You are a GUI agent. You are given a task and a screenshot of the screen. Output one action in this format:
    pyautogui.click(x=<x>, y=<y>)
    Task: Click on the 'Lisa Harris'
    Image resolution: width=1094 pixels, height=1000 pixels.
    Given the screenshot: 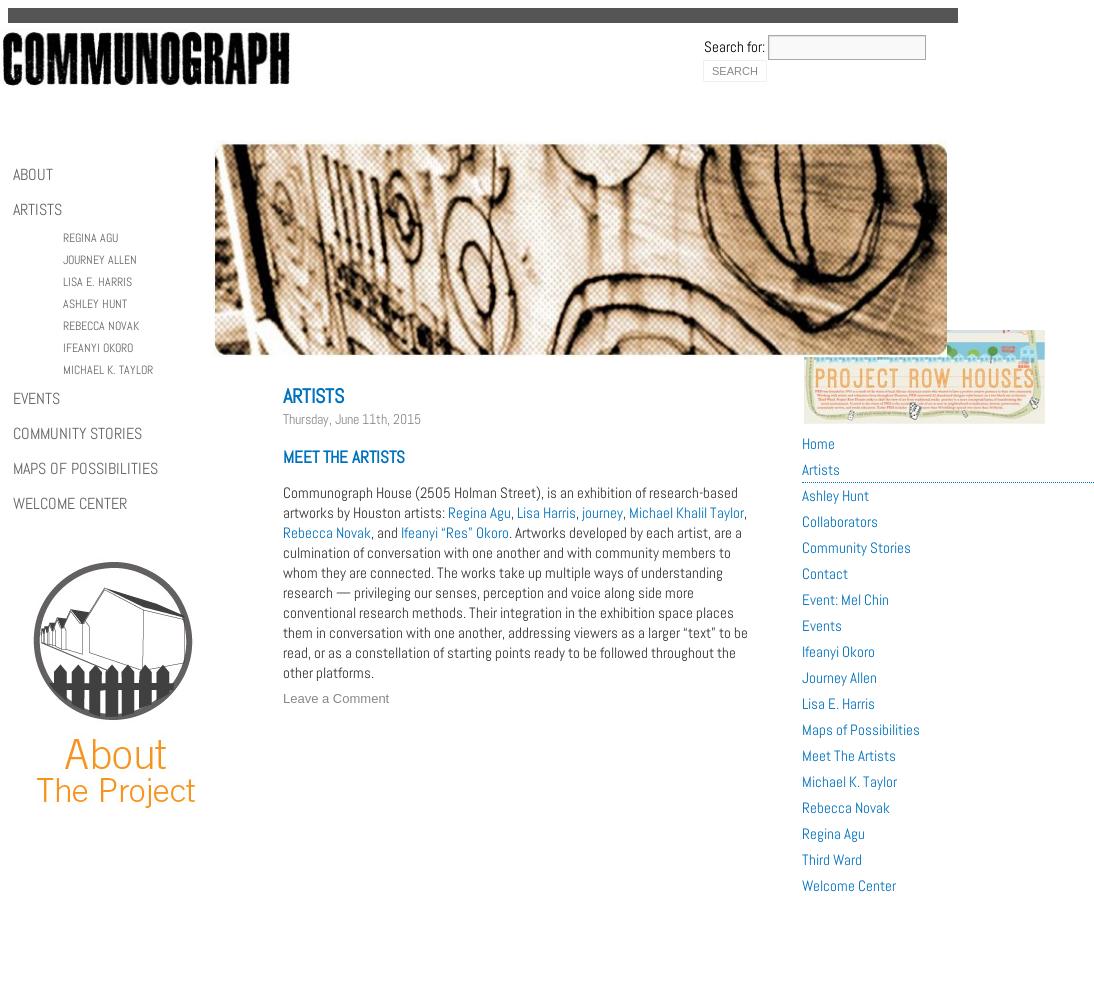 What is the action you would take?
    pyautogui.click(x=546, y=511)
    